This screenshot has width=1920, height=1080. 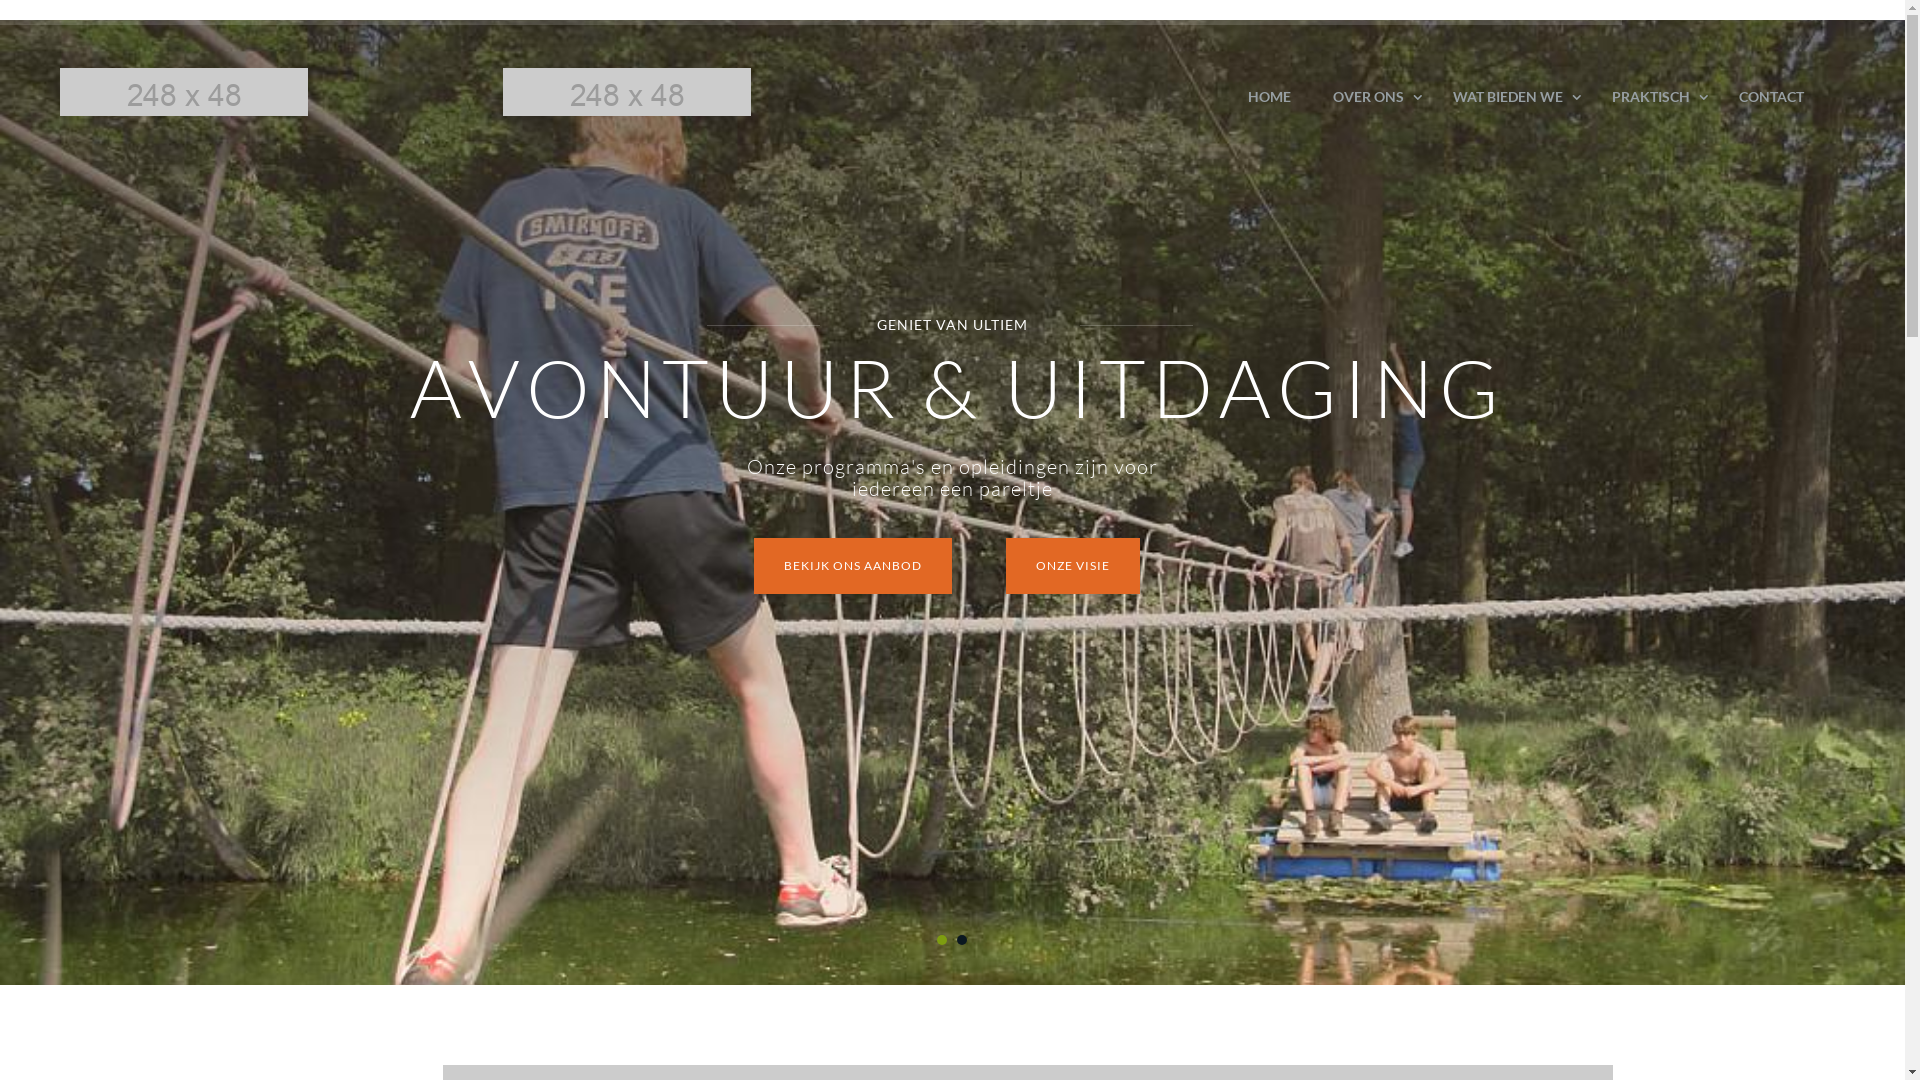 What do you see at coordinates (1717, 96) in the screenshot?
I see `'CONTACT'` at bounding box center [1717, 96].